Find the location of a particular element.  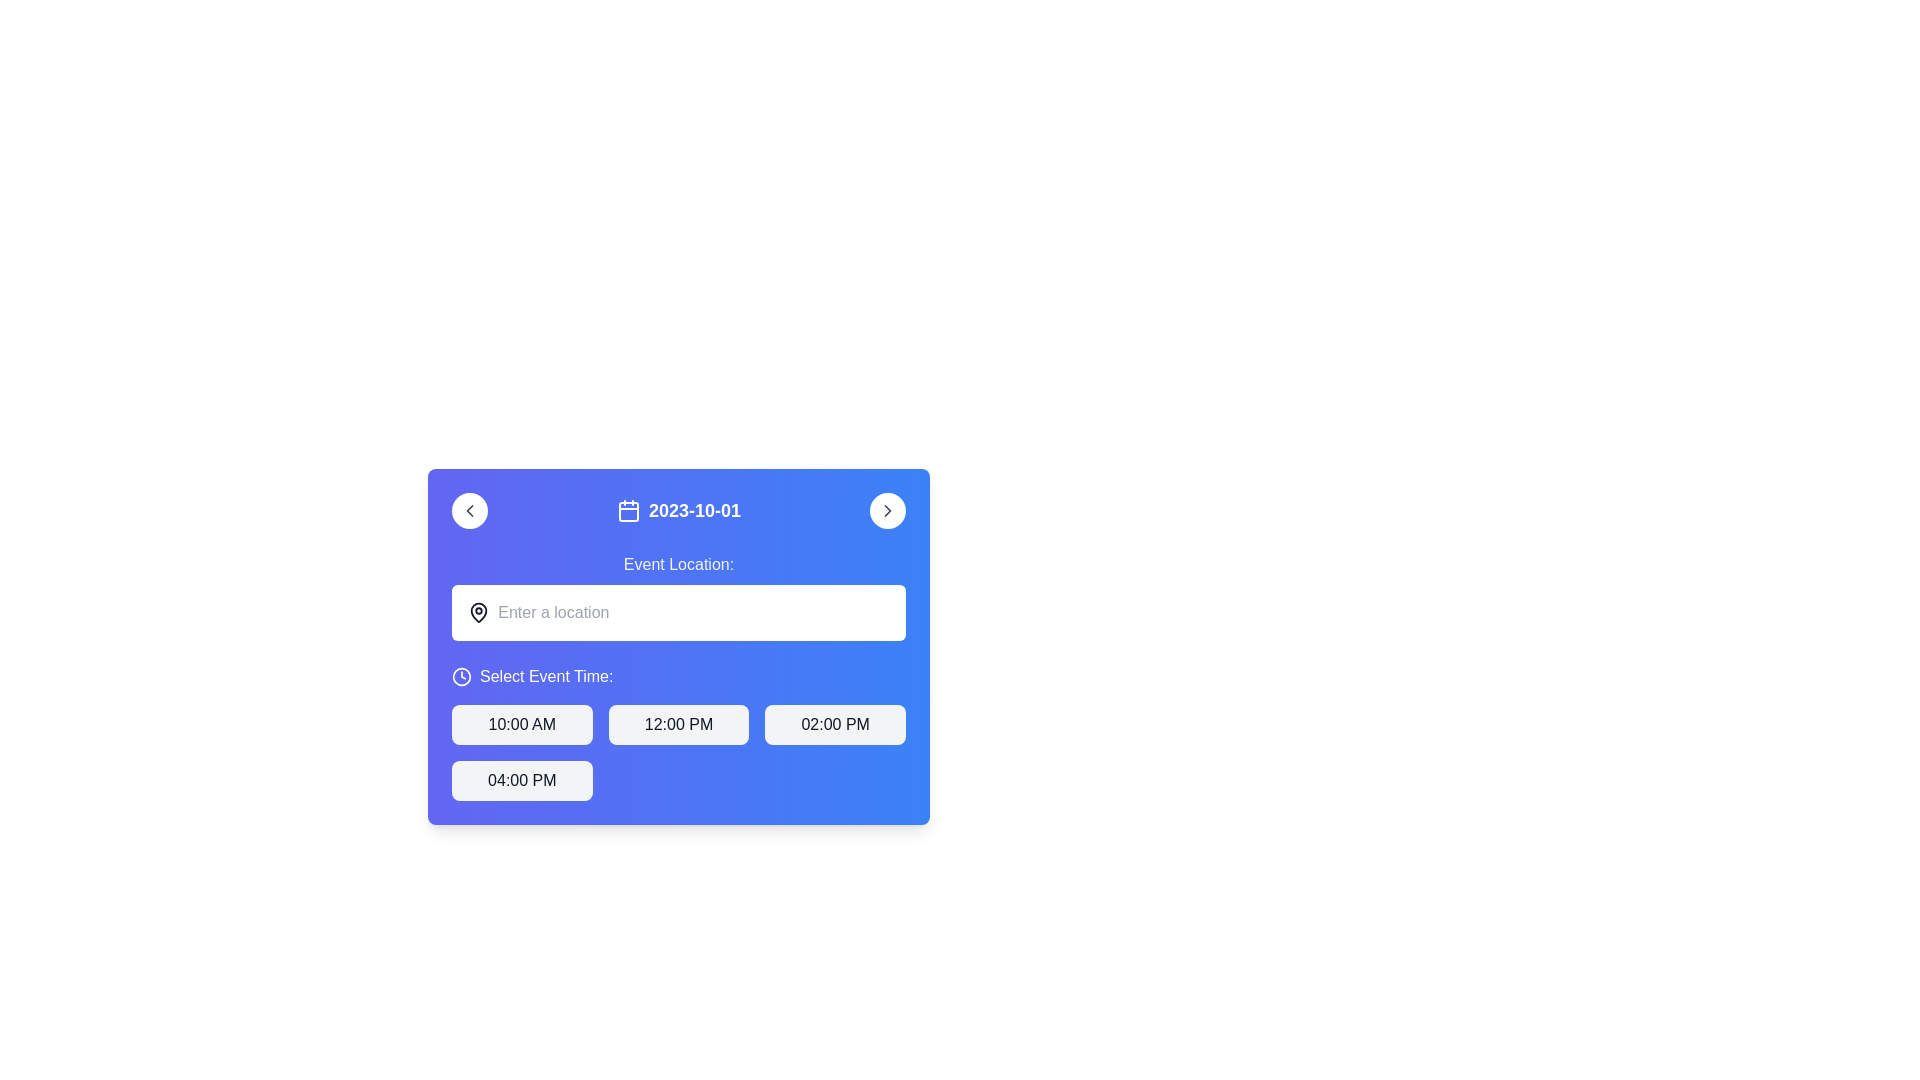

the '12:00 PM' button located in the grid under 'Select Event Time:' for keyboard navigation is located at coordinates (678, 732).